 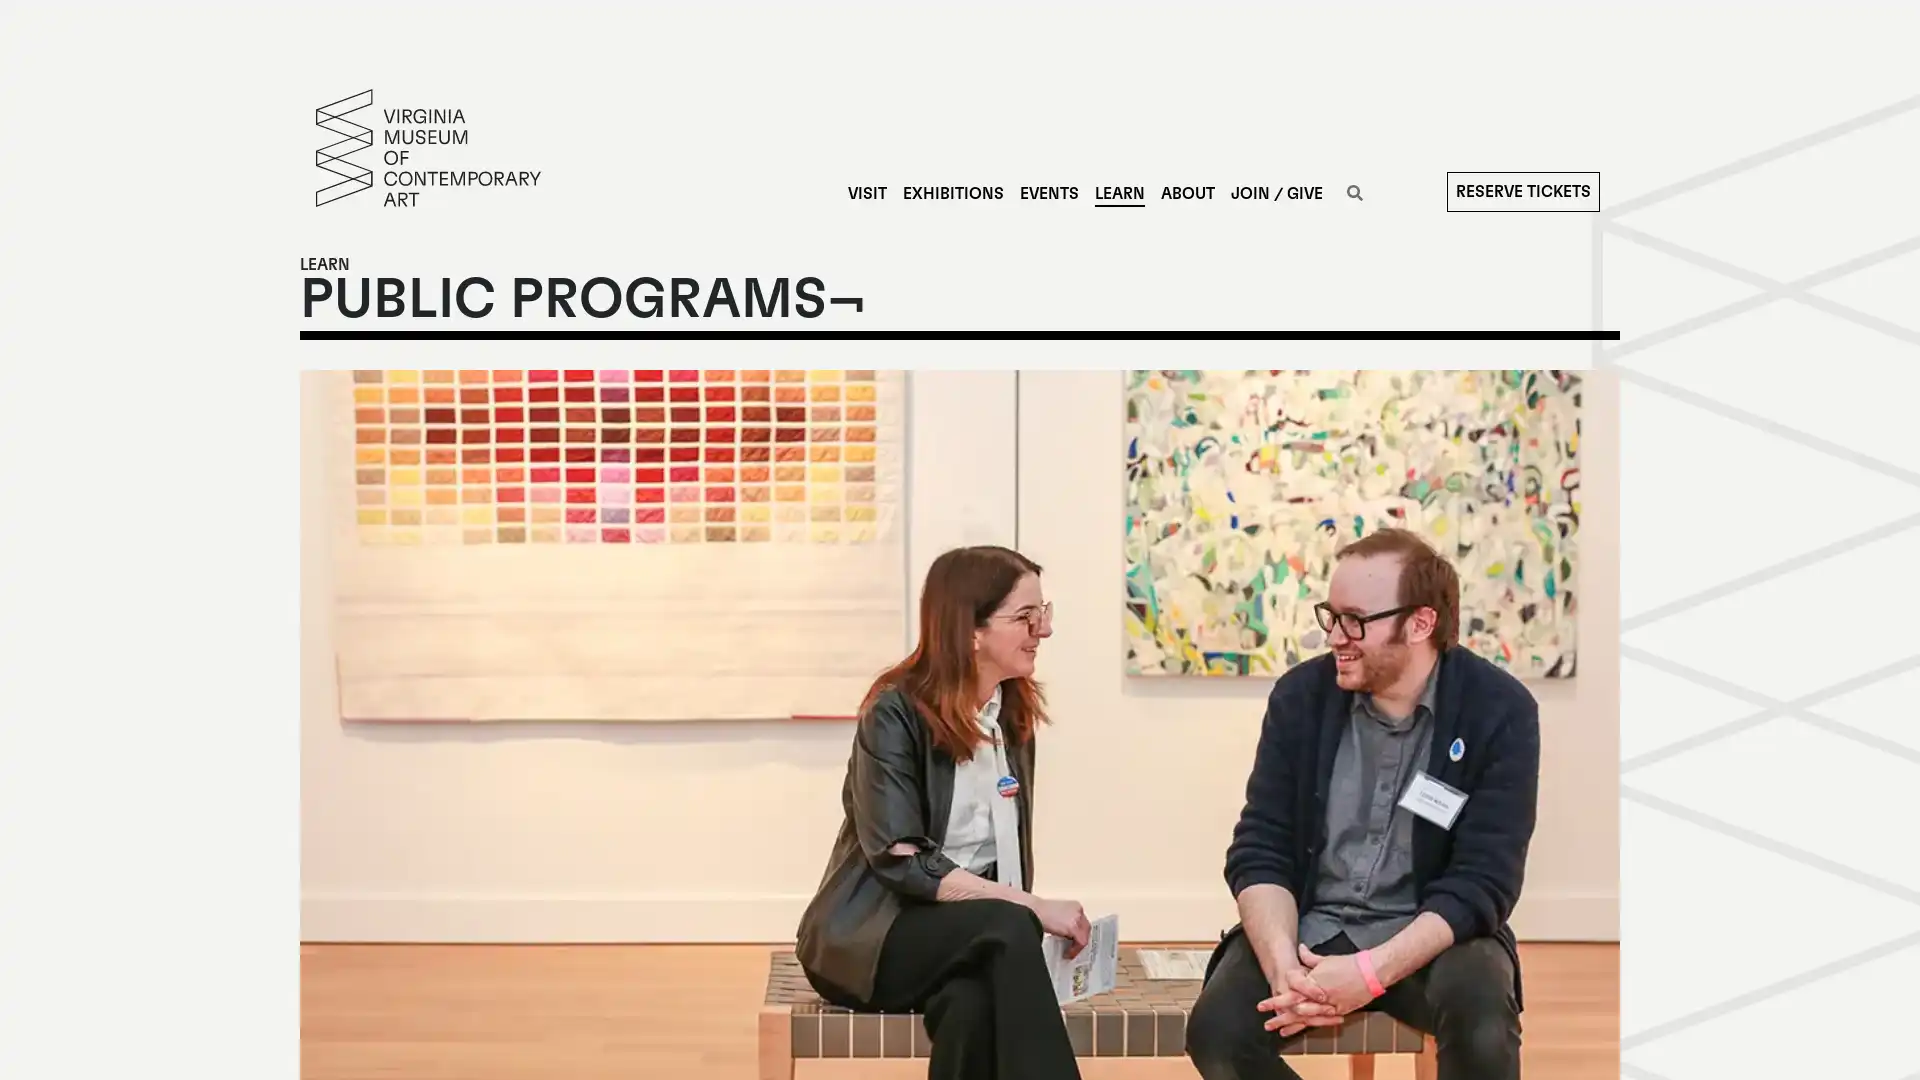 What do you see at coordinates (866, 193) in the screenshot?
I see `VISIT` at bounding box center [866, 193].